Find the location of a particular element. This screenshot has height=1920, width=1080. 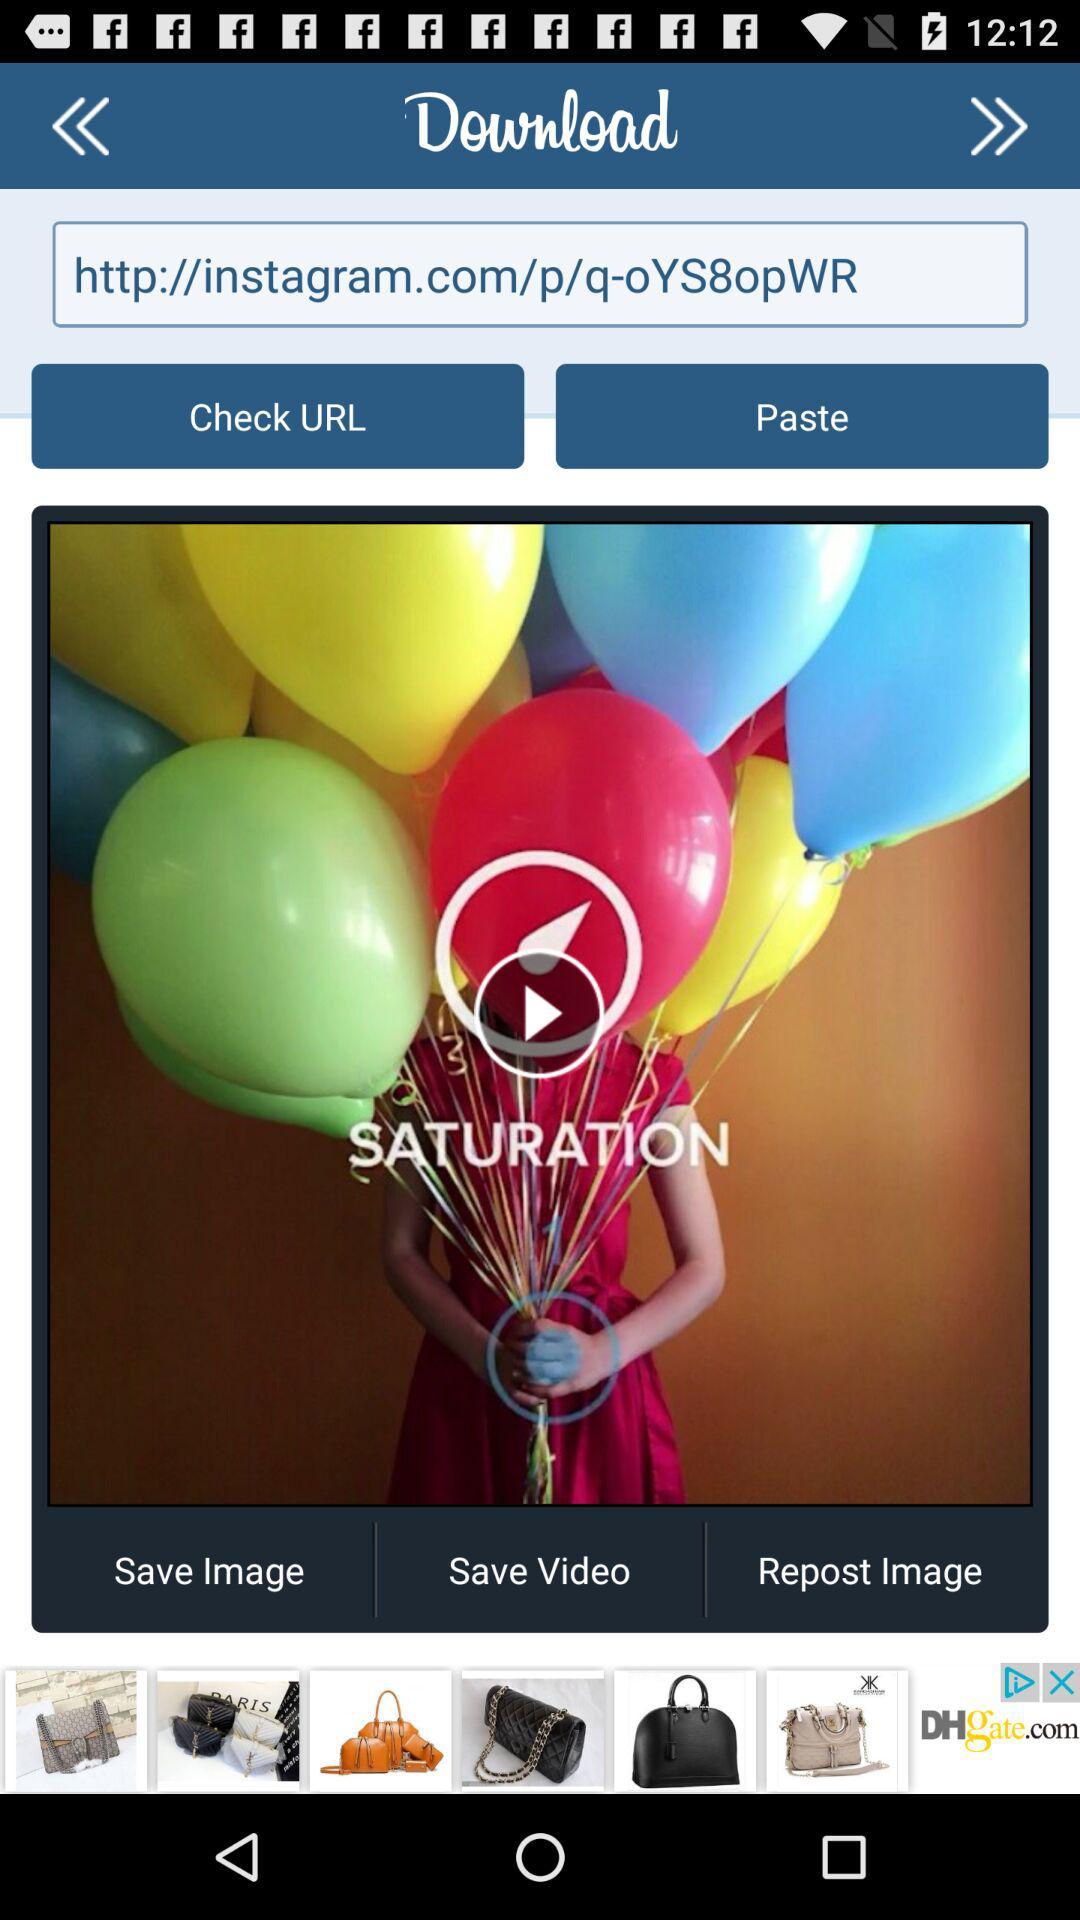

the av_rewind icon is located at coordinates (79, 133).